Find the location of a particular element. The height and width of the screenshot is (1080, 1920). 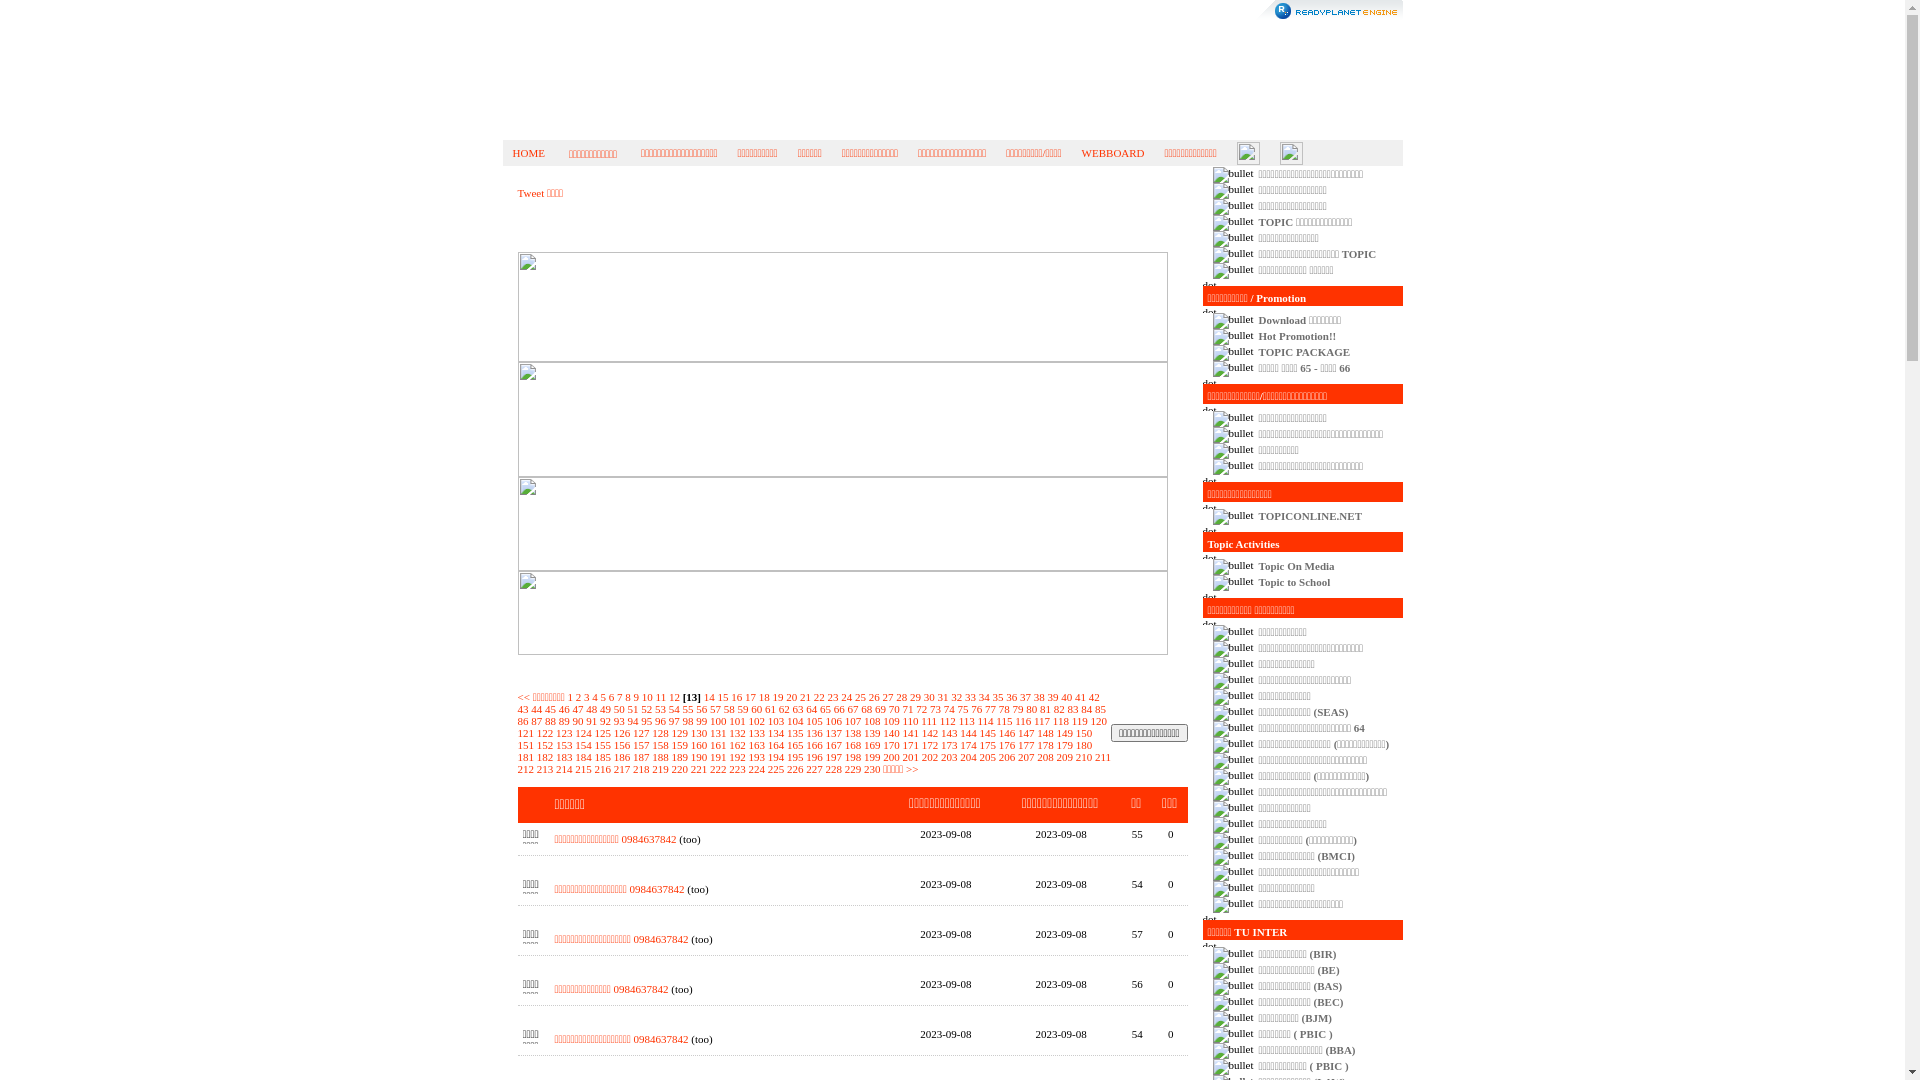

'Topic to School' is located at coordinates (1257, 582).